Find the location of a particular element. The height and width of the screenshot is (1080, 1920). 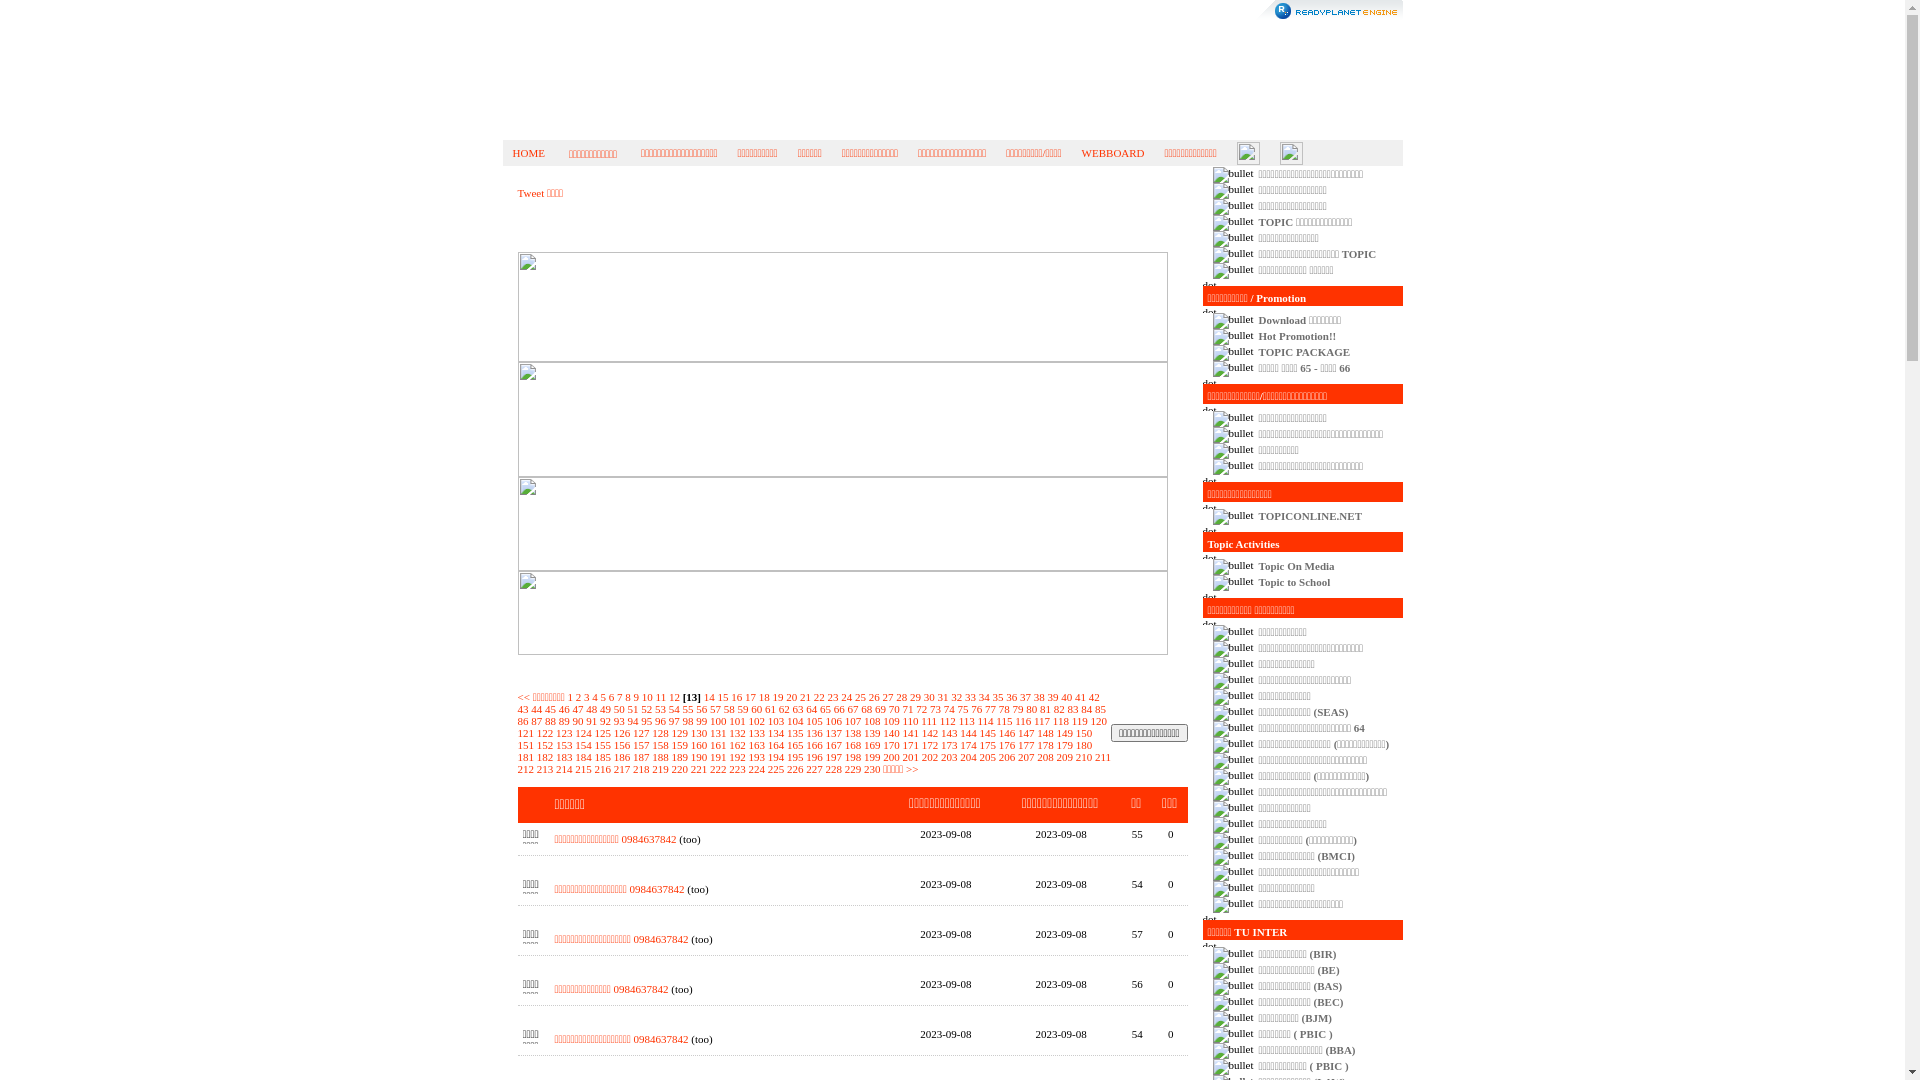

'Topic to School' is located at coordinates (1257, 582).